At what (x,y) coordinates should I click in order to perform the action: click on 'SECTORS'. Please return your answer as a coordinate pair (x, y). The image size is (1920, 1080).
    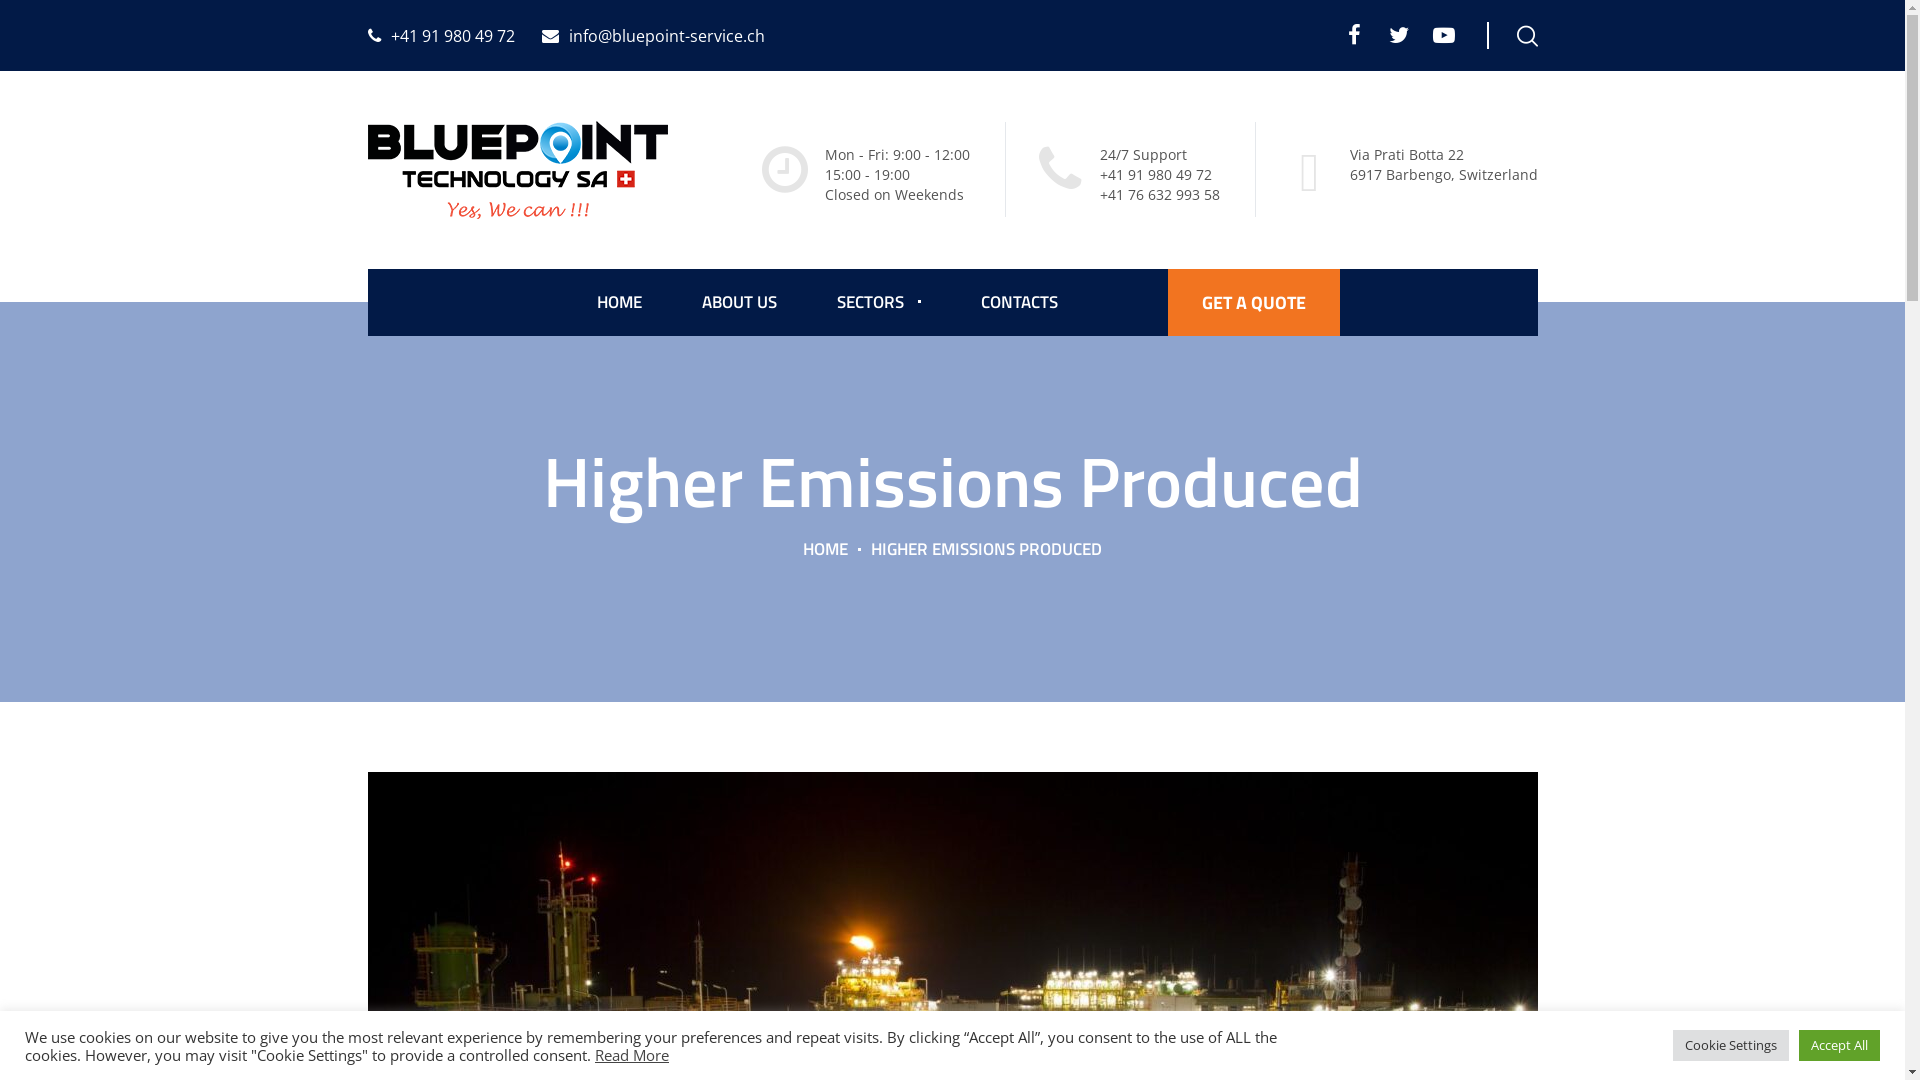
    Looking at the image, I should click on (878, 302).